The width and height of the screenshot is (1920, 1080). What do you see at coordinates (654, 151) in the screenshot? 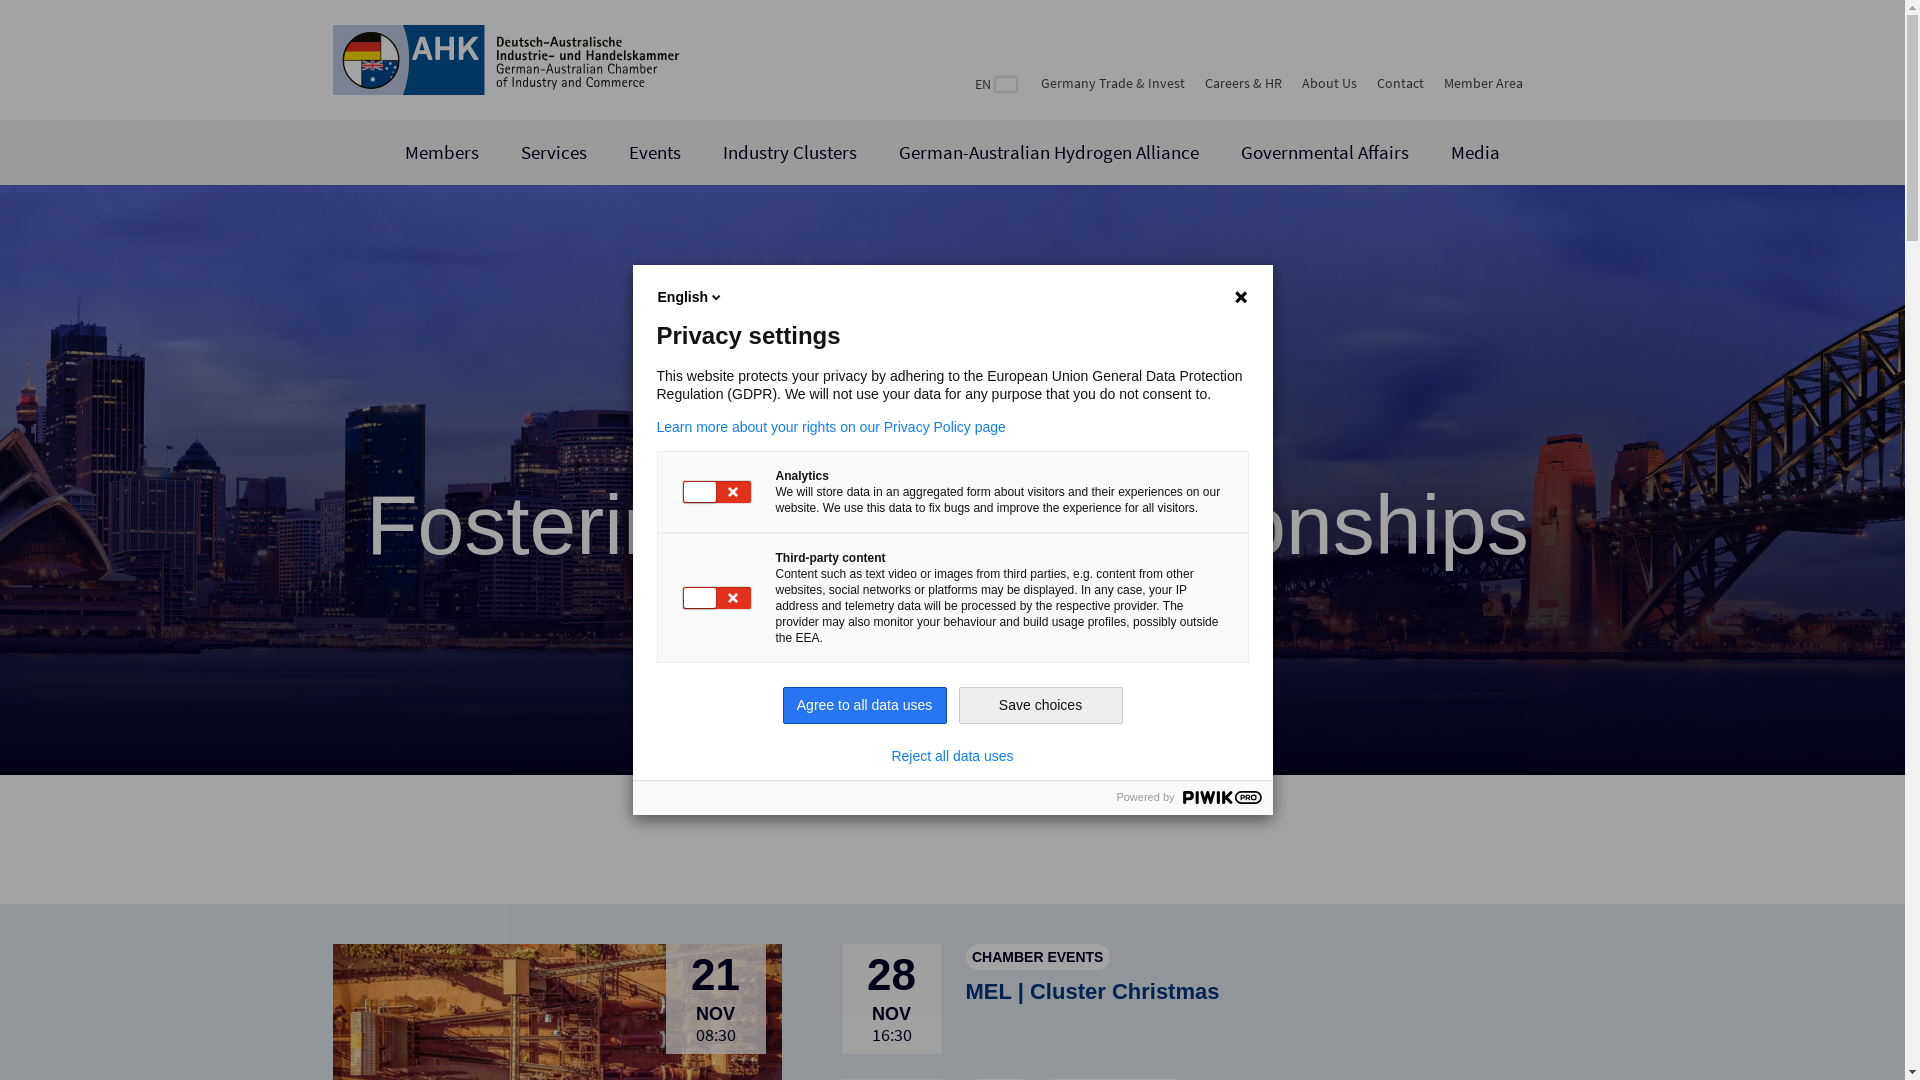
I see `'Events'` at bounding box center [654, 151].